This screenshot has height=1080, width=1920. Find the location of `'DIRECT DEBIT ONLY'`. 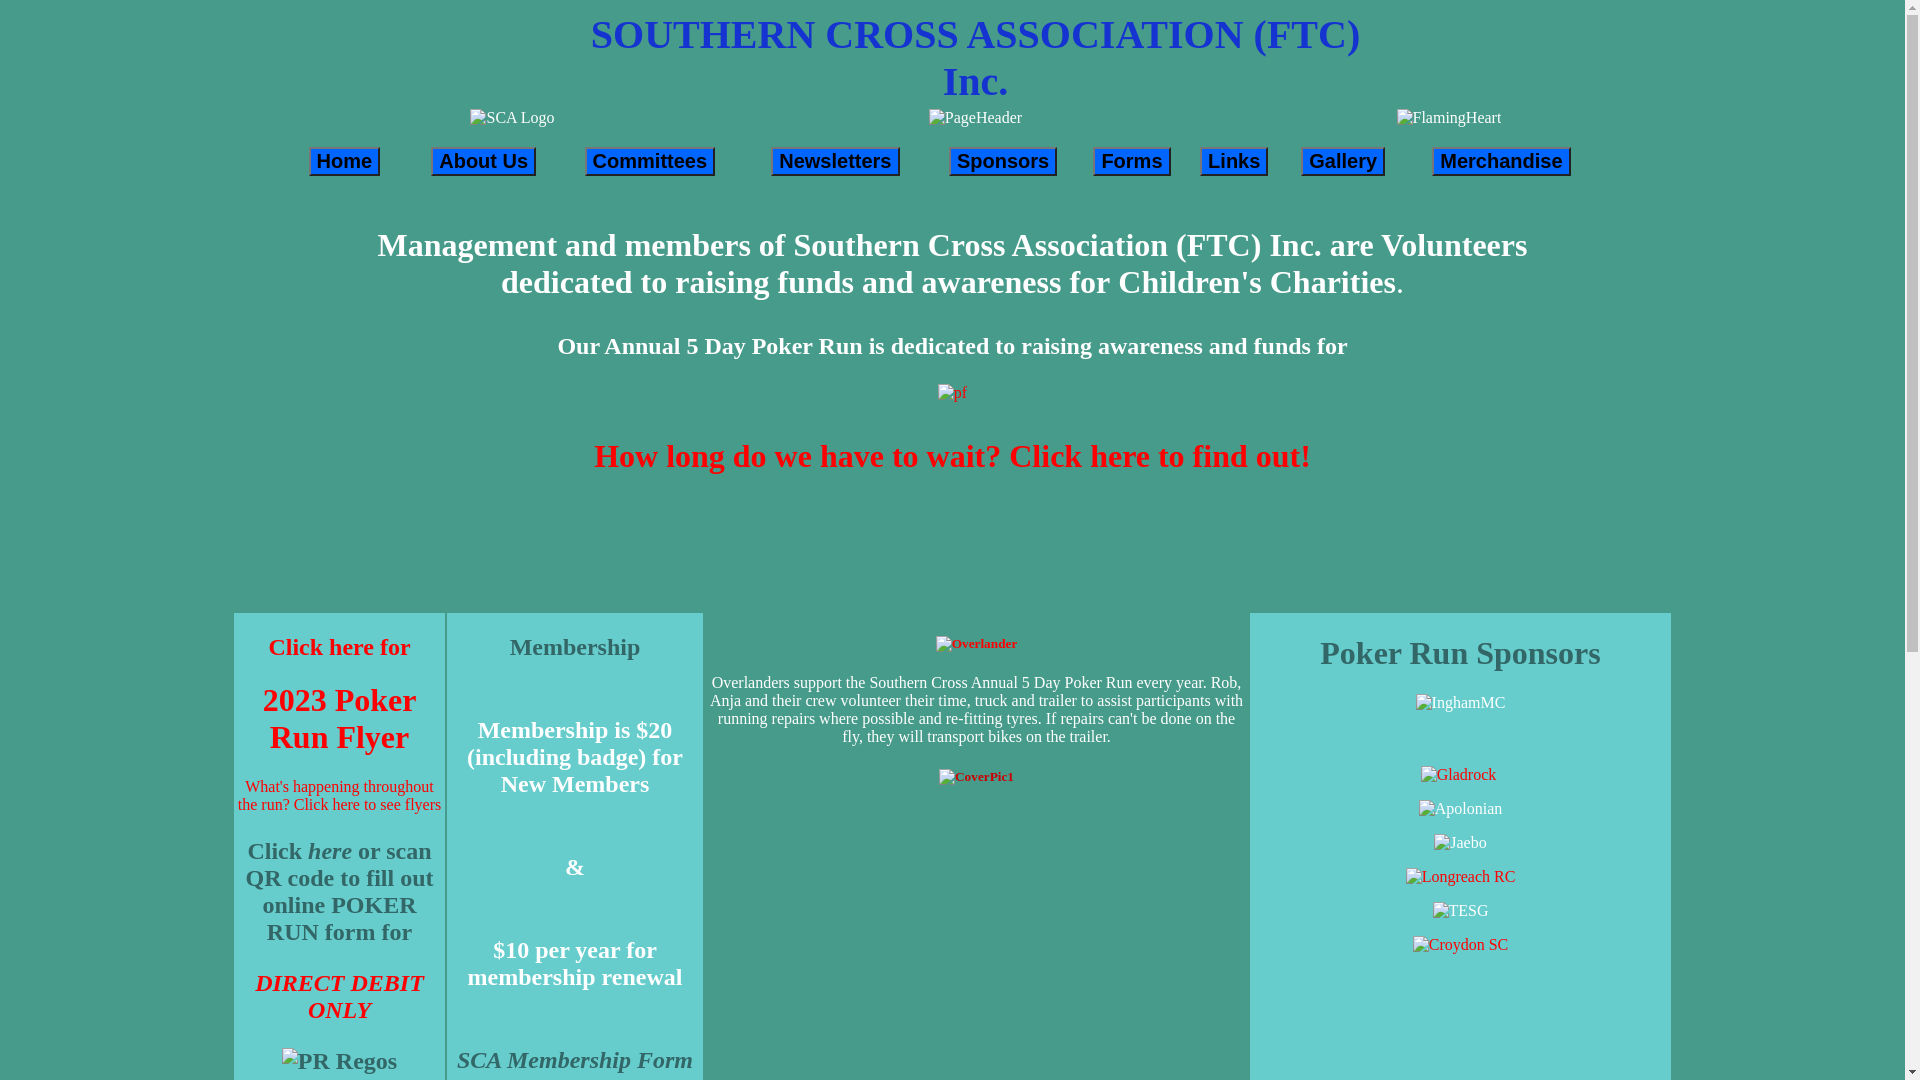

'DIRECT DEBIT ONLY' is located at coordinates (339, 996).